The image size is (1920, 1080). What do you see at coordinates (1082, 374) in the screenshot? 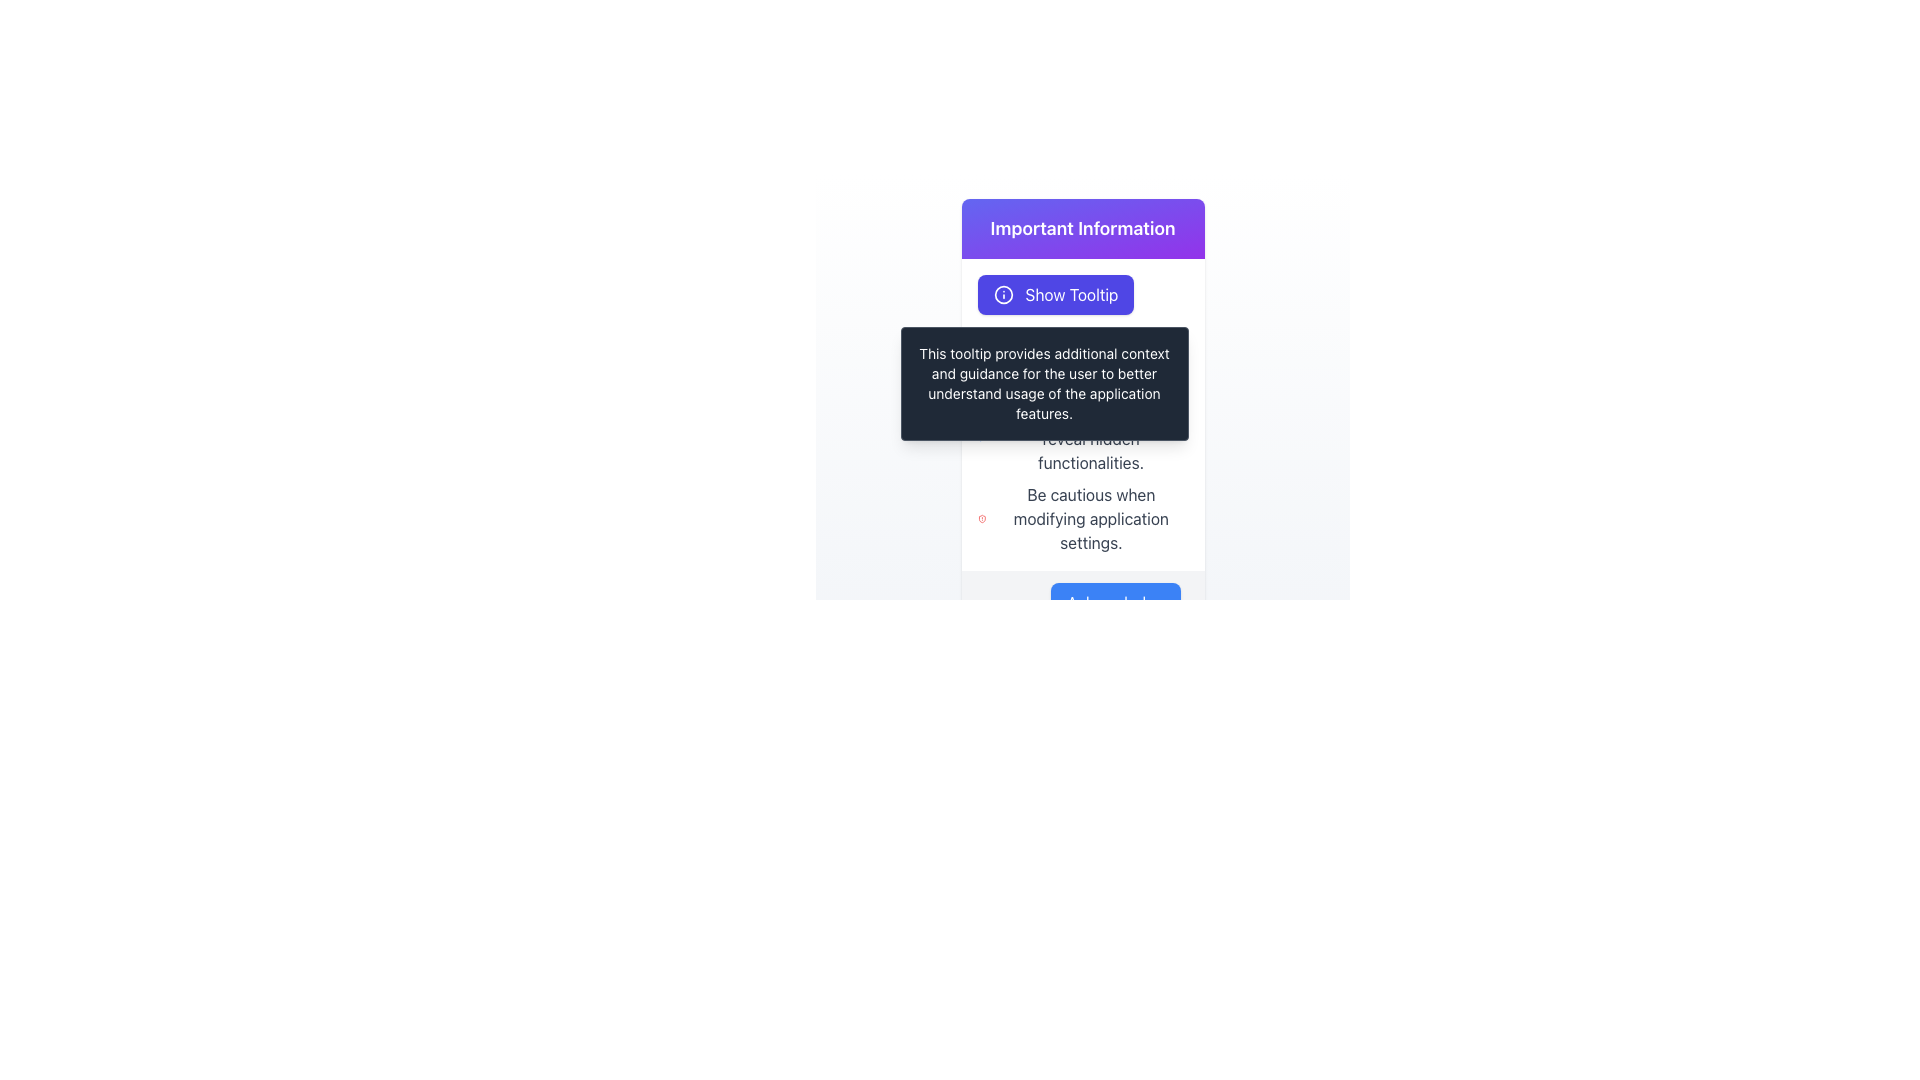
I see `the Informational Tooltip with a black background and white text, which is located in the center of a white card layout` at bounding box center [1082, 374].